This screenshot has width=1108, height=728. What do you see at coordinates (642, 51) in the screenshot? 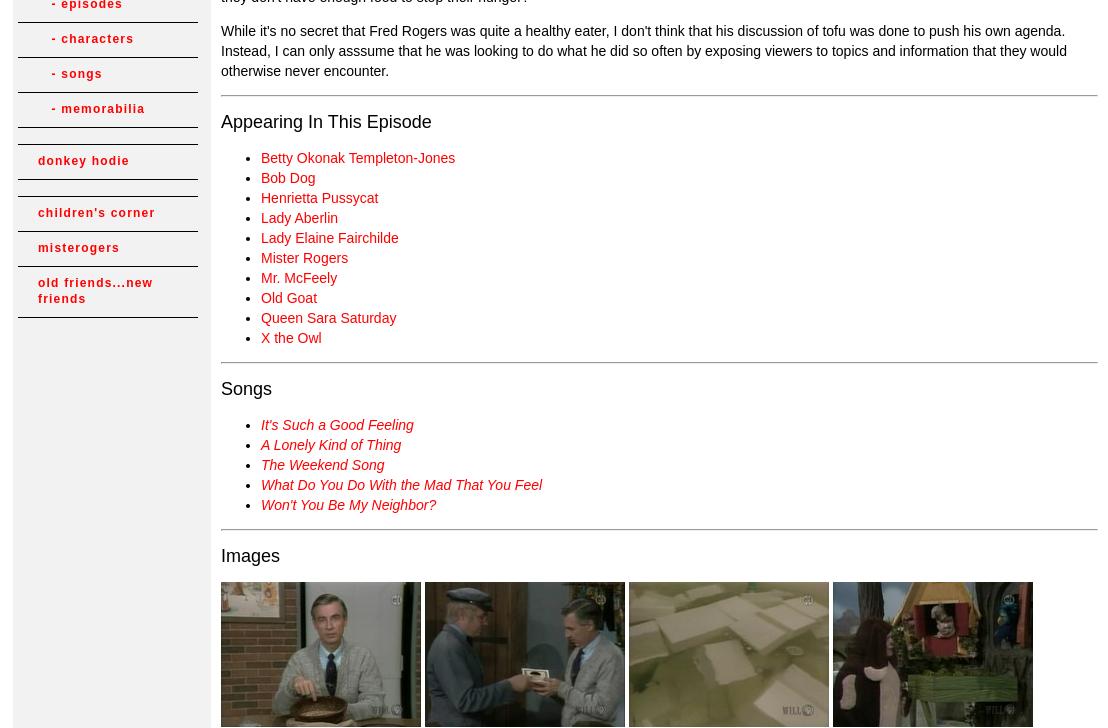
I see `'While it's no secret that Fred Rogers was quite a healthy eater, I don't think that his discussion of tofu was done to push his own agenda. Instead, I can only asssume that he was looking to do what he did so often by exposing viewers to topics and information that they would otherwise never encounter.'` at bounding box center [642, 51].